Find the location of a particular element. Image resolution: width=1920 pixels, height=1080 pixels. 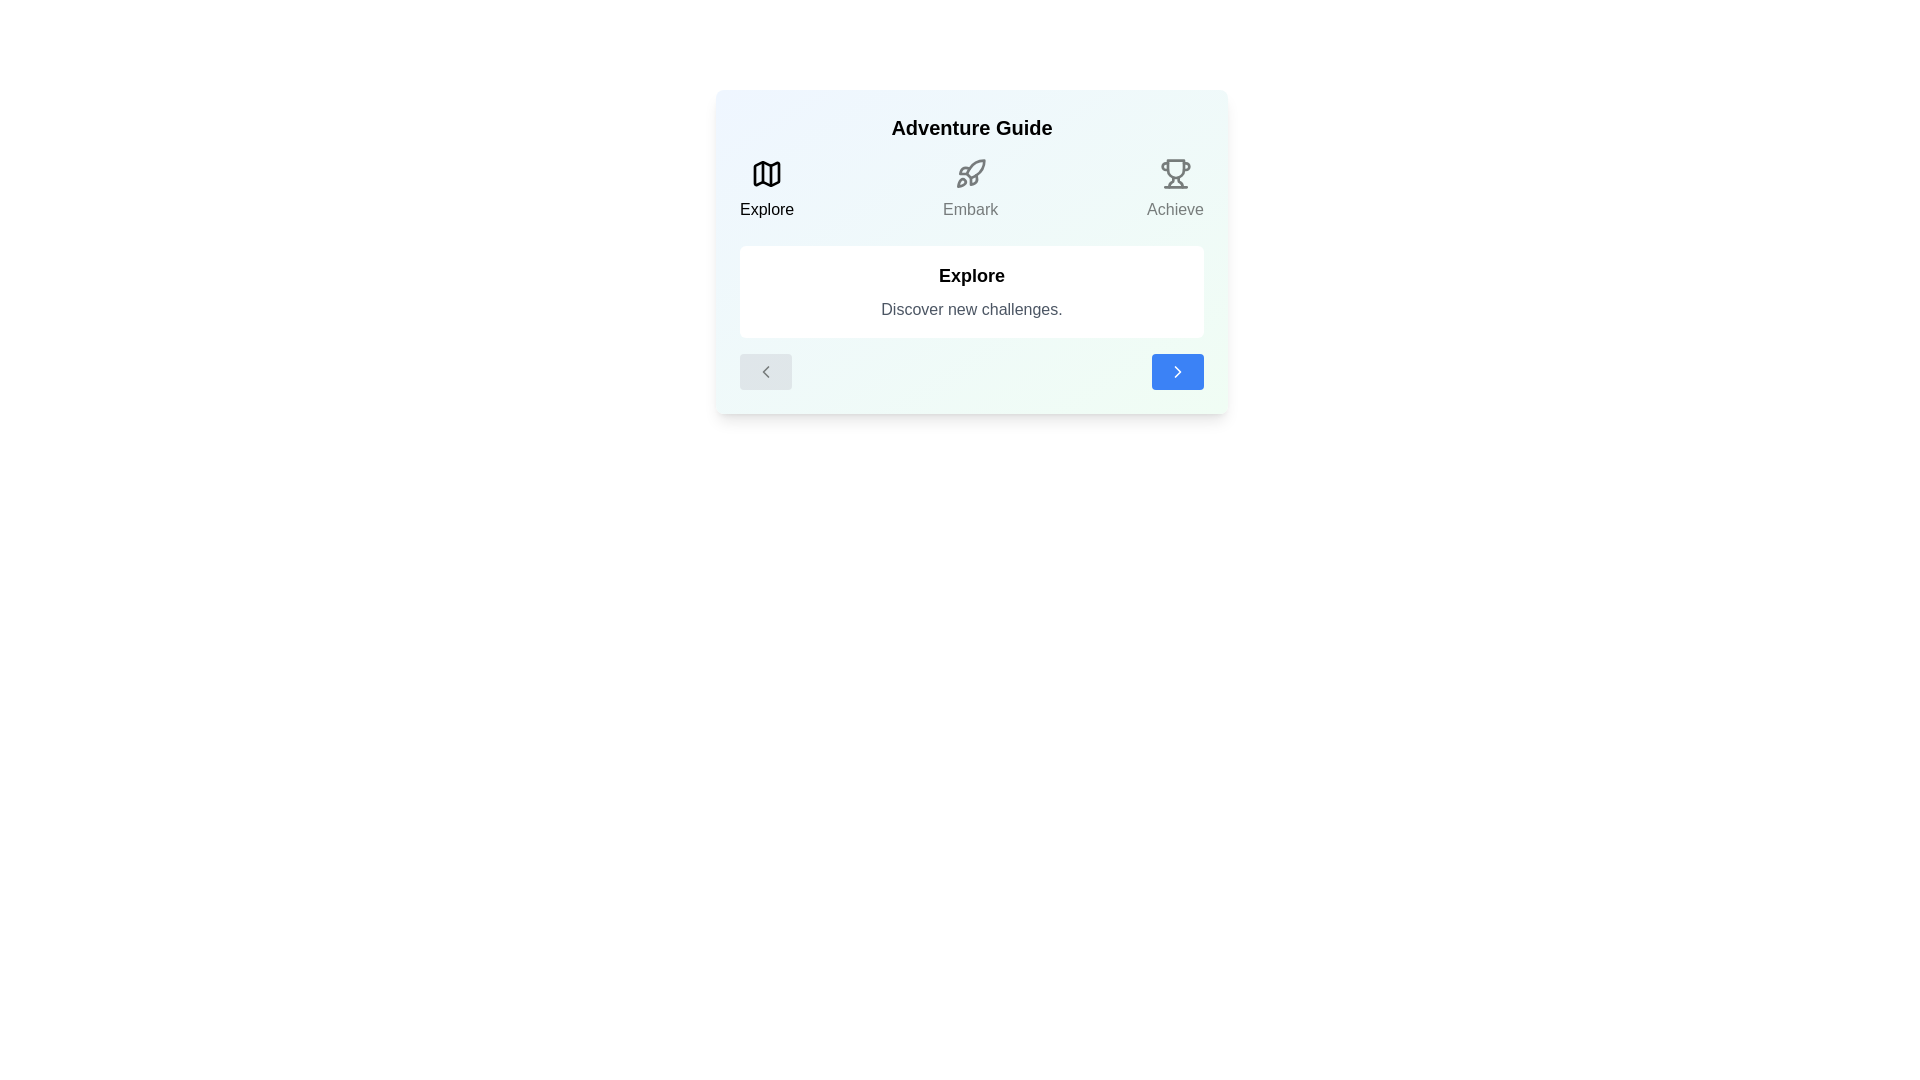

the 'previous' button to navigate to the previous step is located at coordinates (765, 371).